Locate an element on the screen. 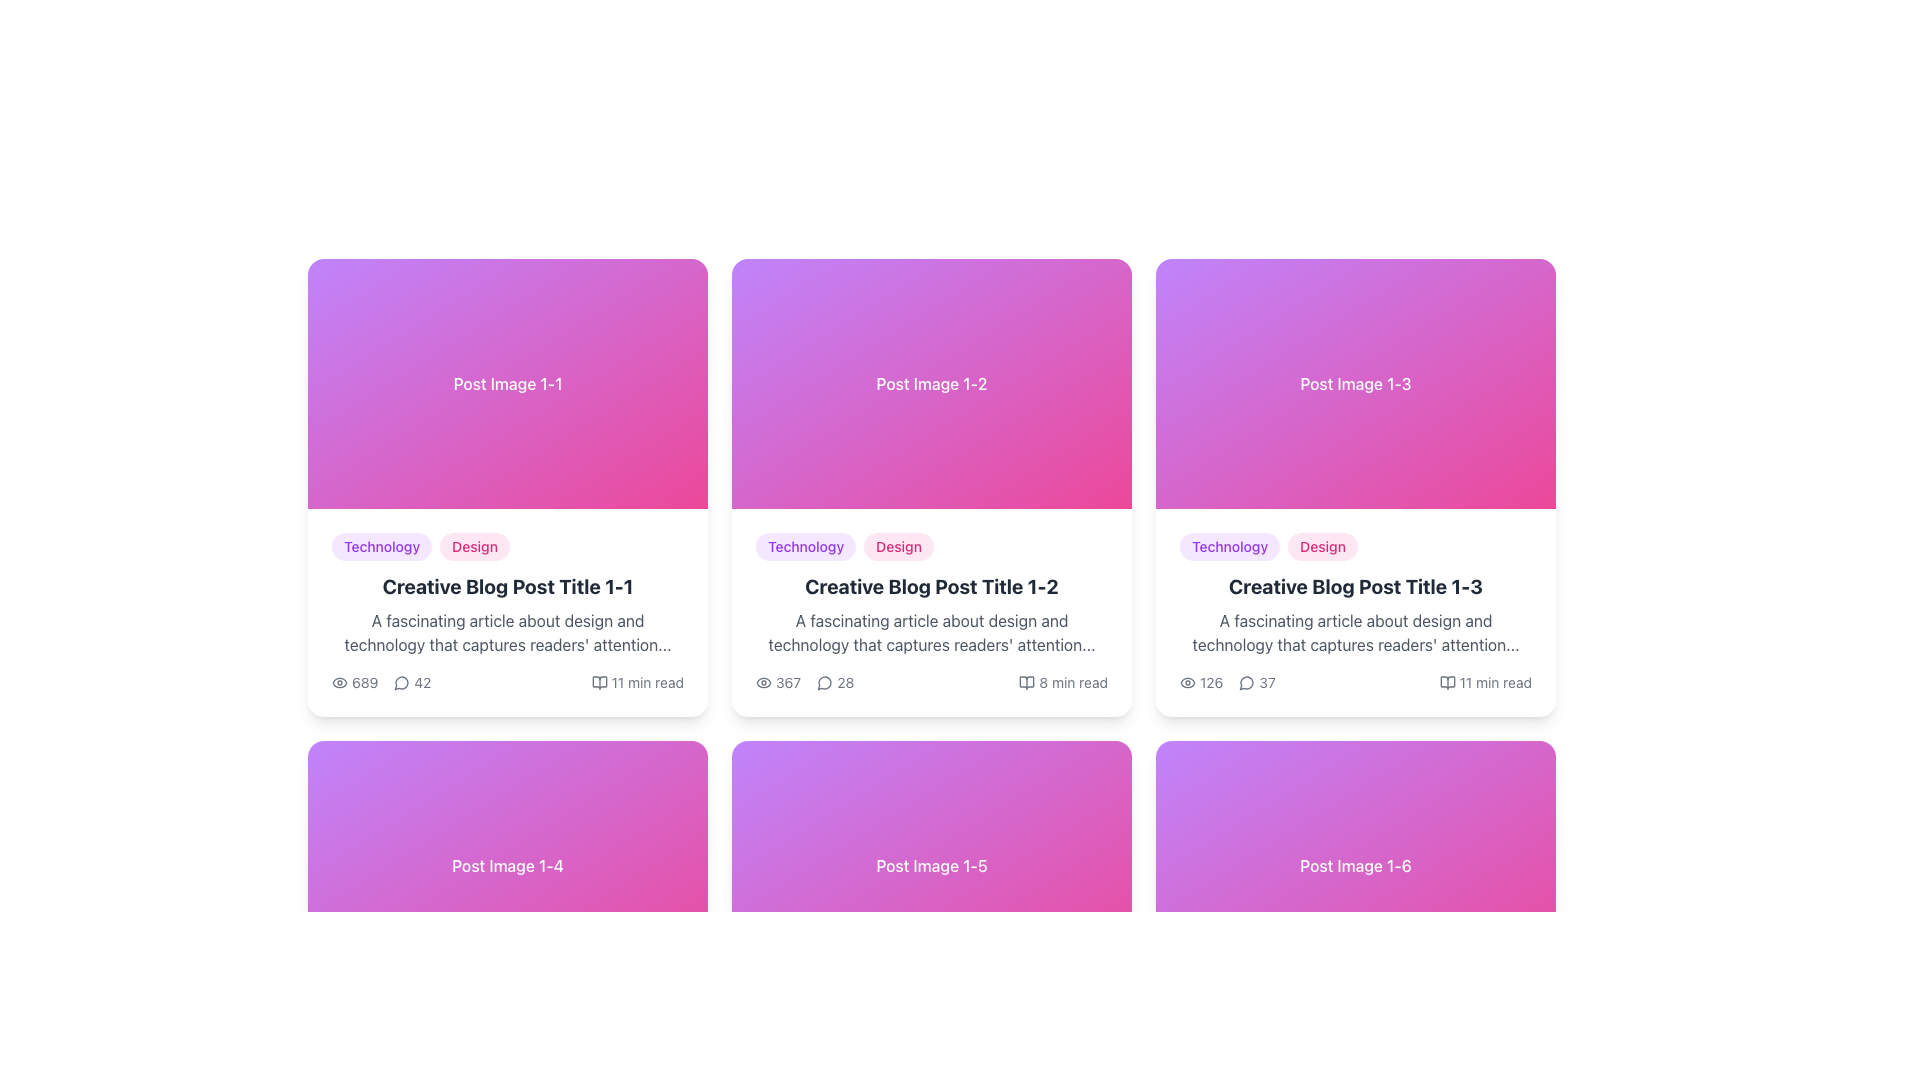  the text element displaying '689' with an adjacent eye icon, positioned in the lower section of the card, directly to the left of the element labeled '42' is located at coordinates (355, 681).